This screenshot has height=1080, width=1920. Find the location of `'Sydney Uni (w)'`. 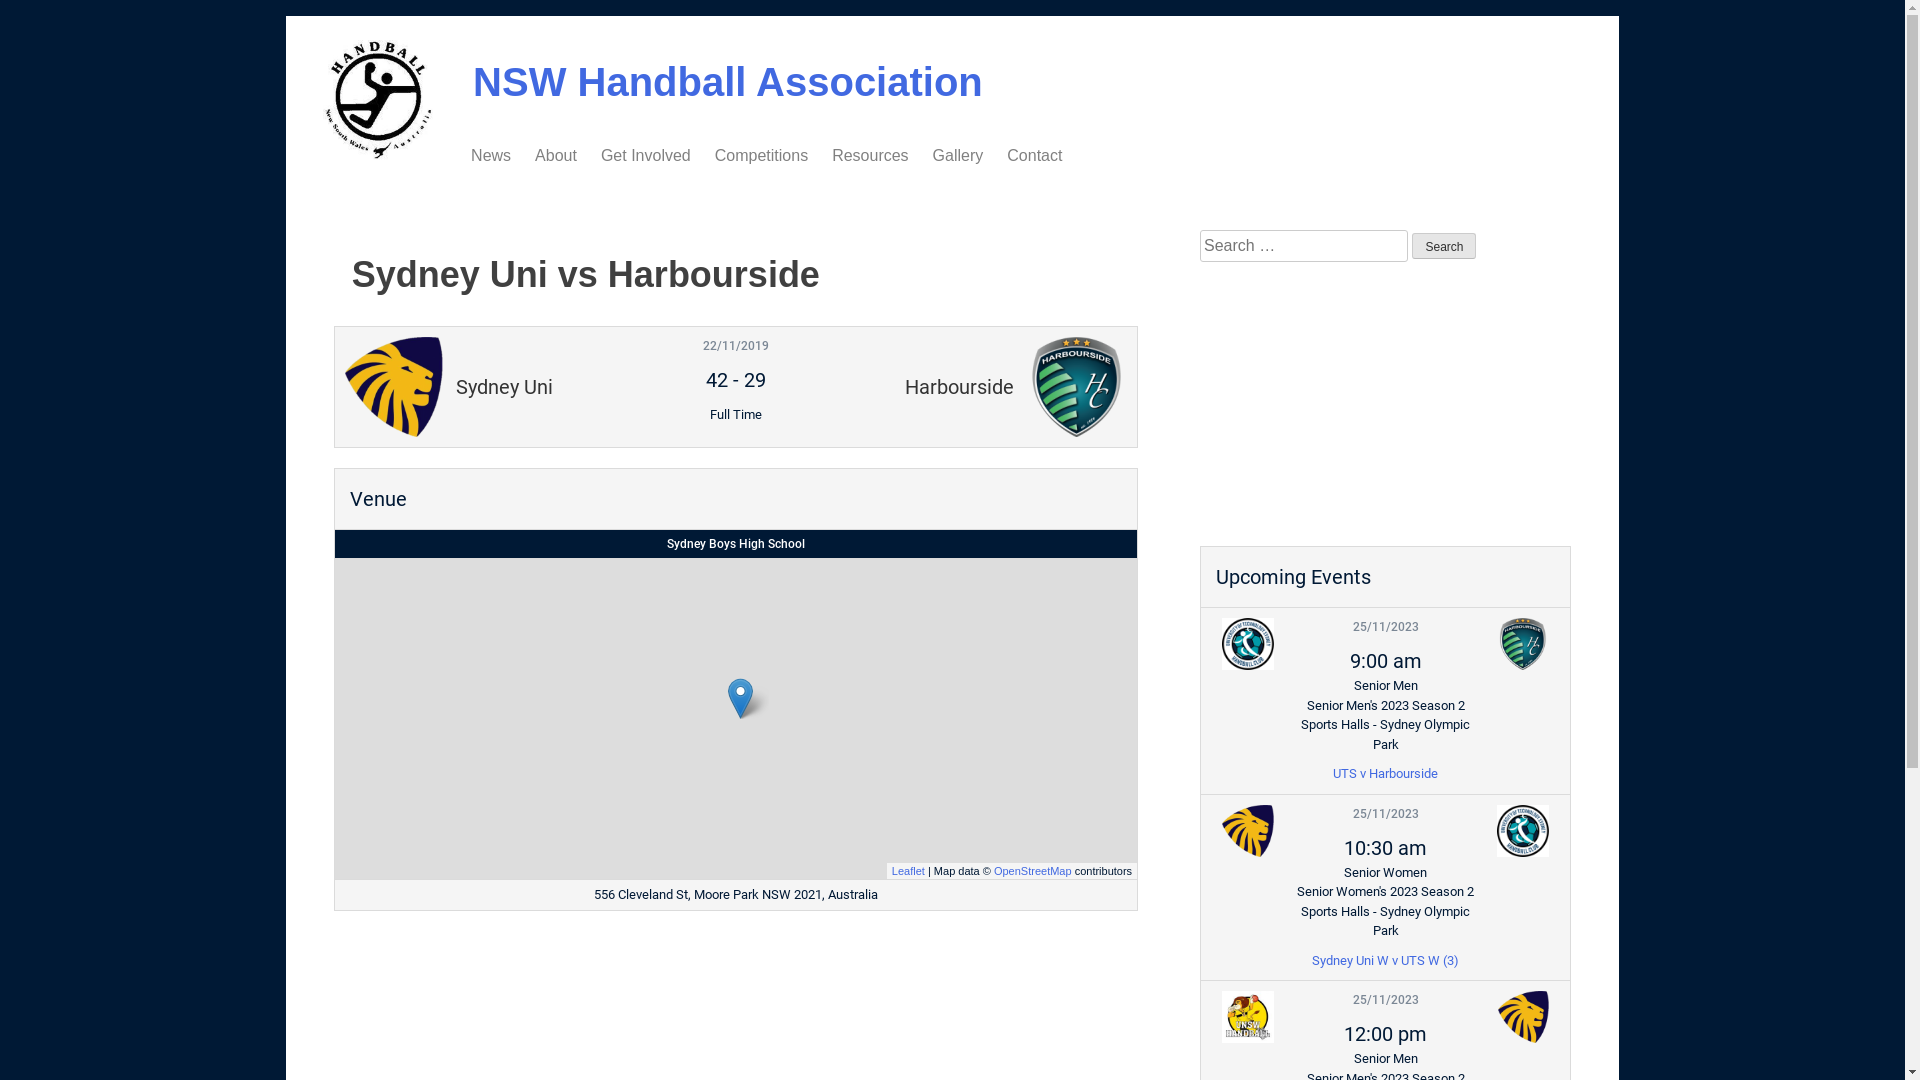

'Sydney Uni (w)' is located at coordinates (1247, 829).